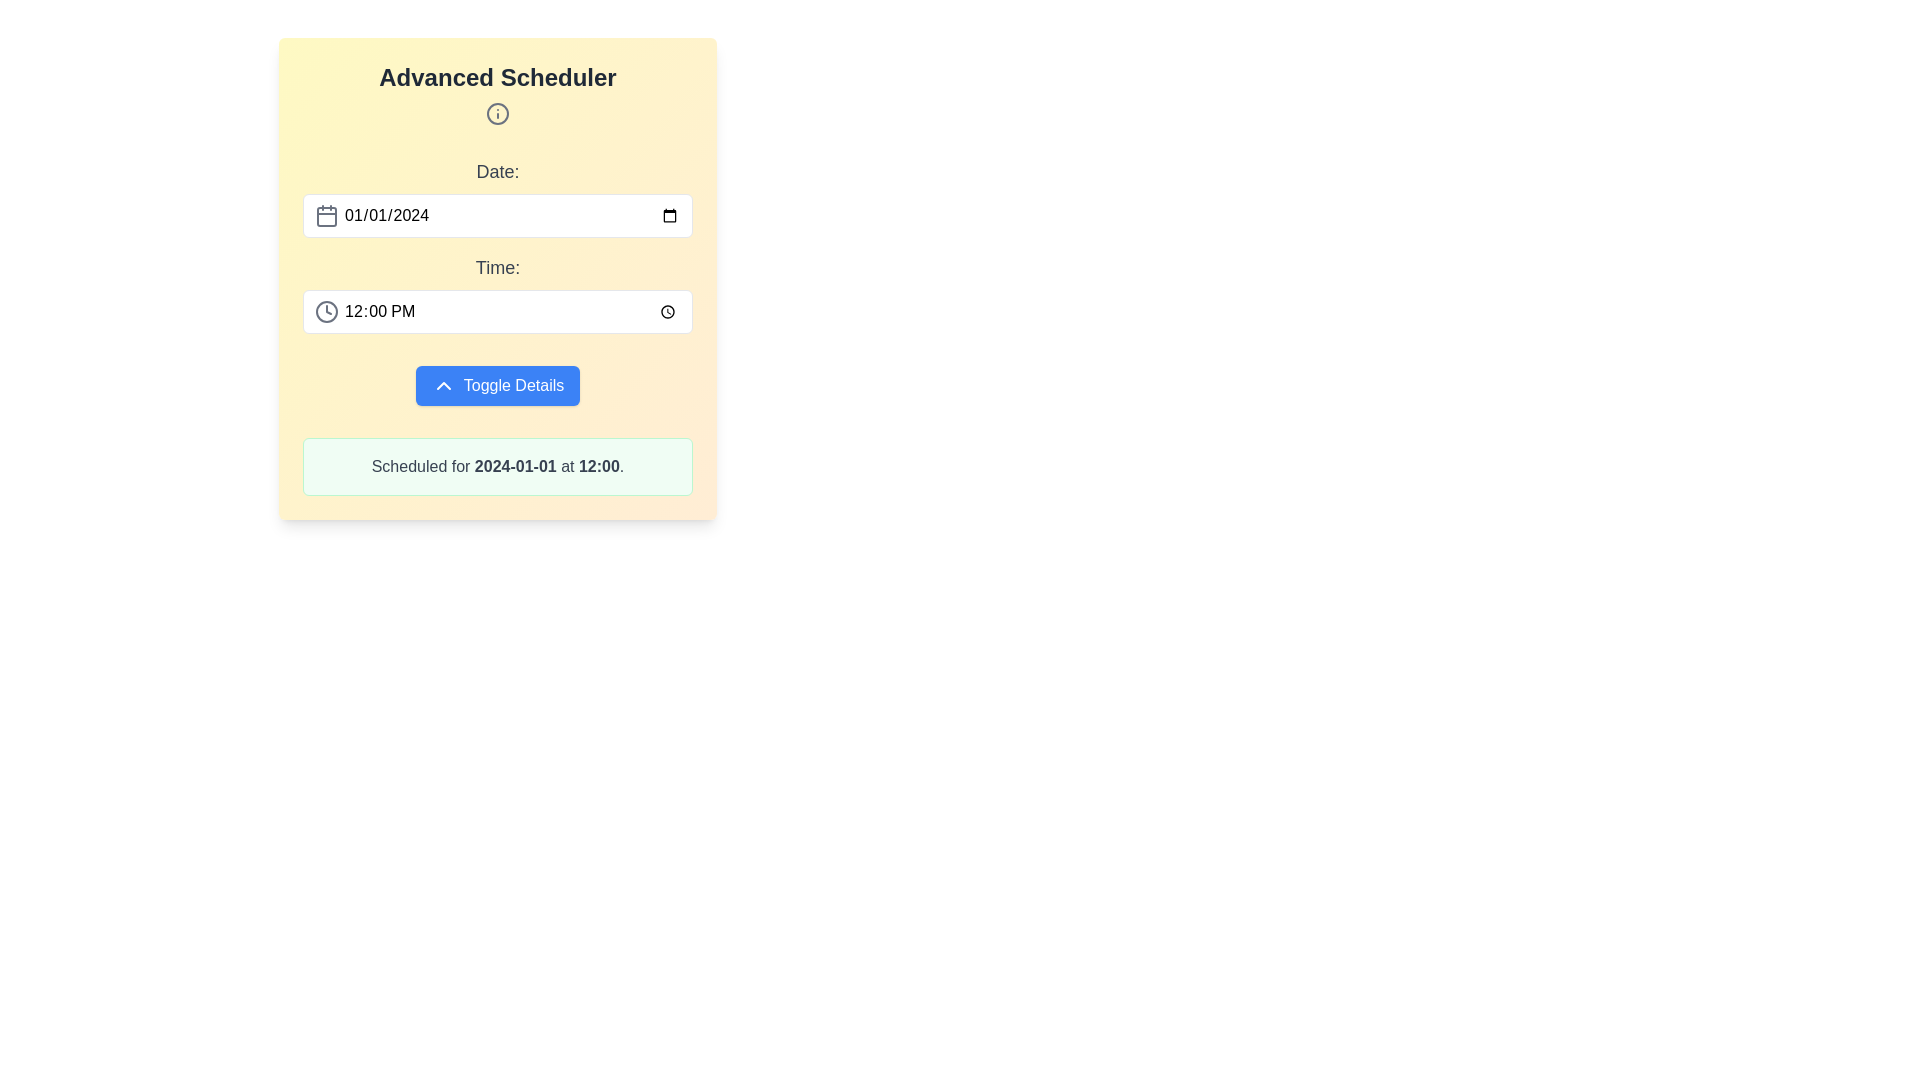 This screenshot has height=1080, width=1920. I want to click on the blue button labeled 'Toggle Details' with a chevron-up icon, so click(498, 385).